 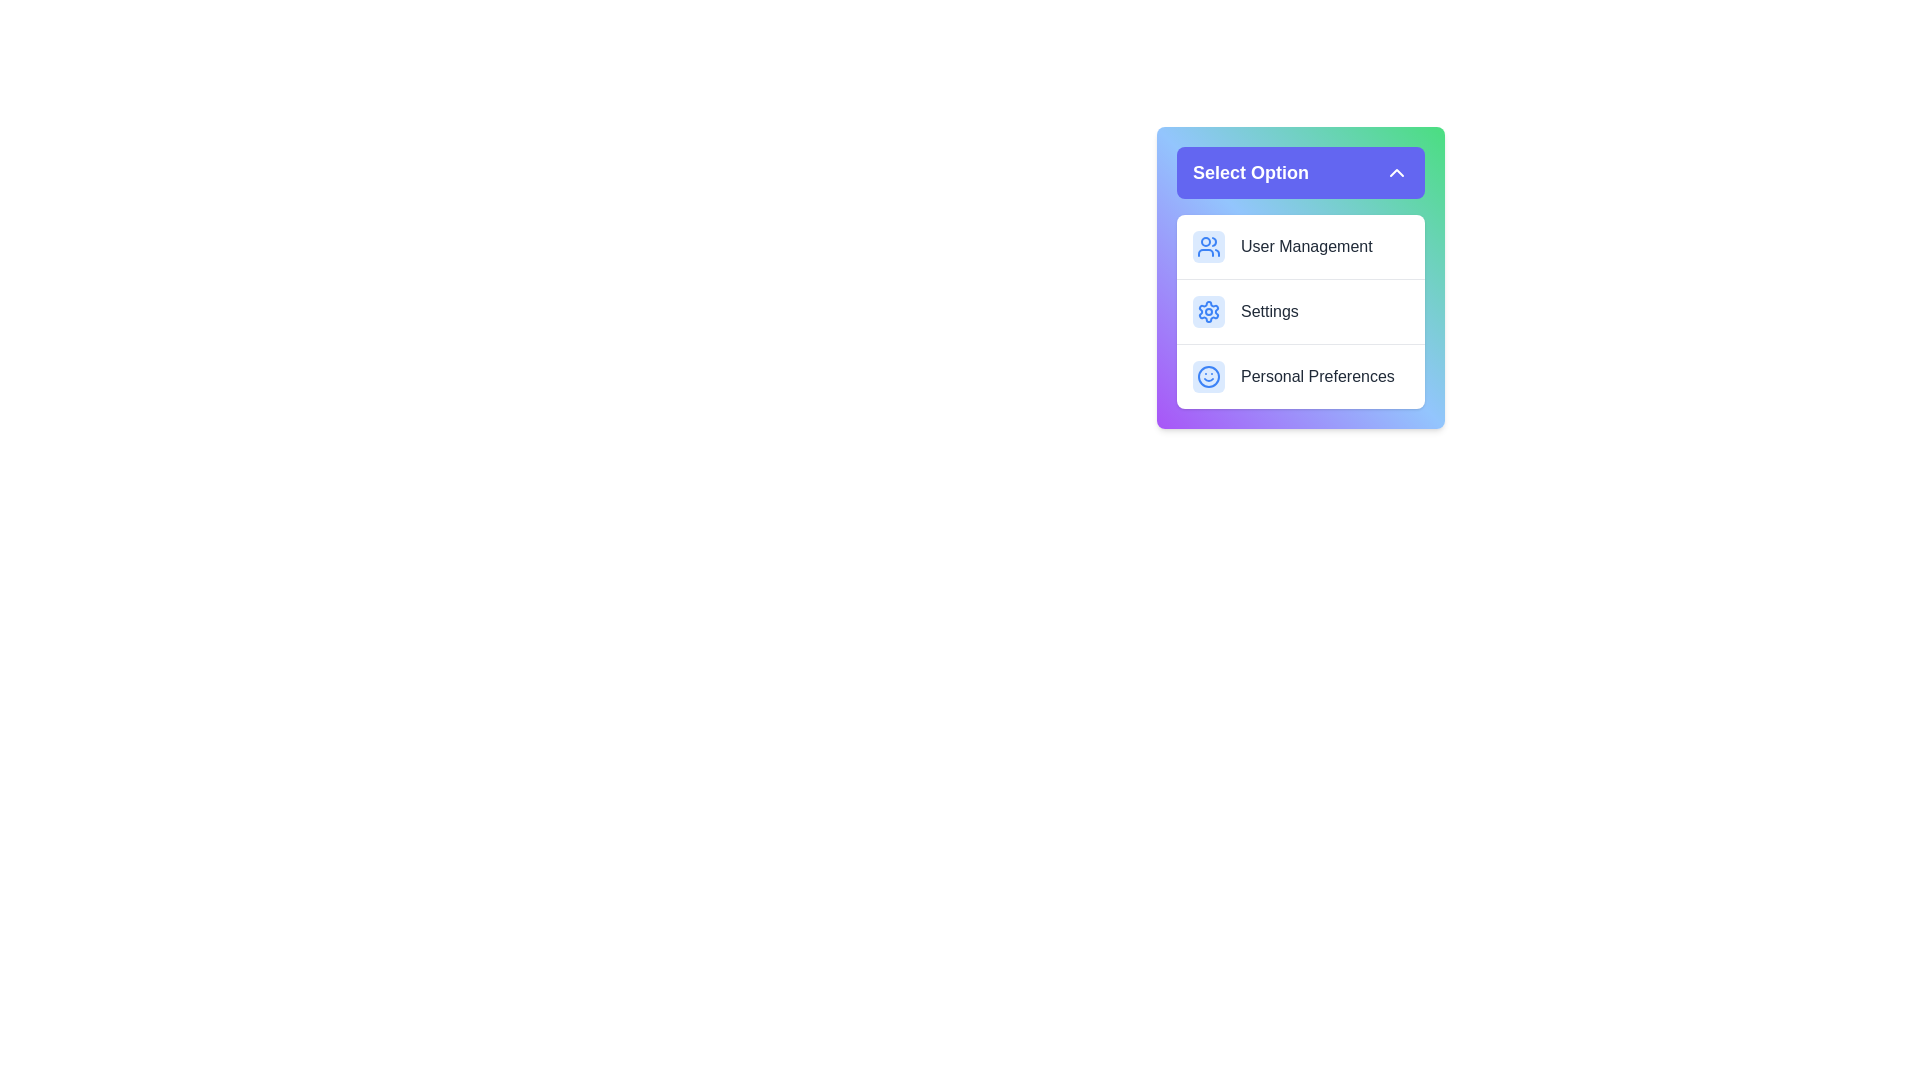 I want to click on the blue circular icon with a simplistic smiley face graphic located in the bottom option of the 'Personal Preferences' dropdown menu, so click(x=1208, y=377).